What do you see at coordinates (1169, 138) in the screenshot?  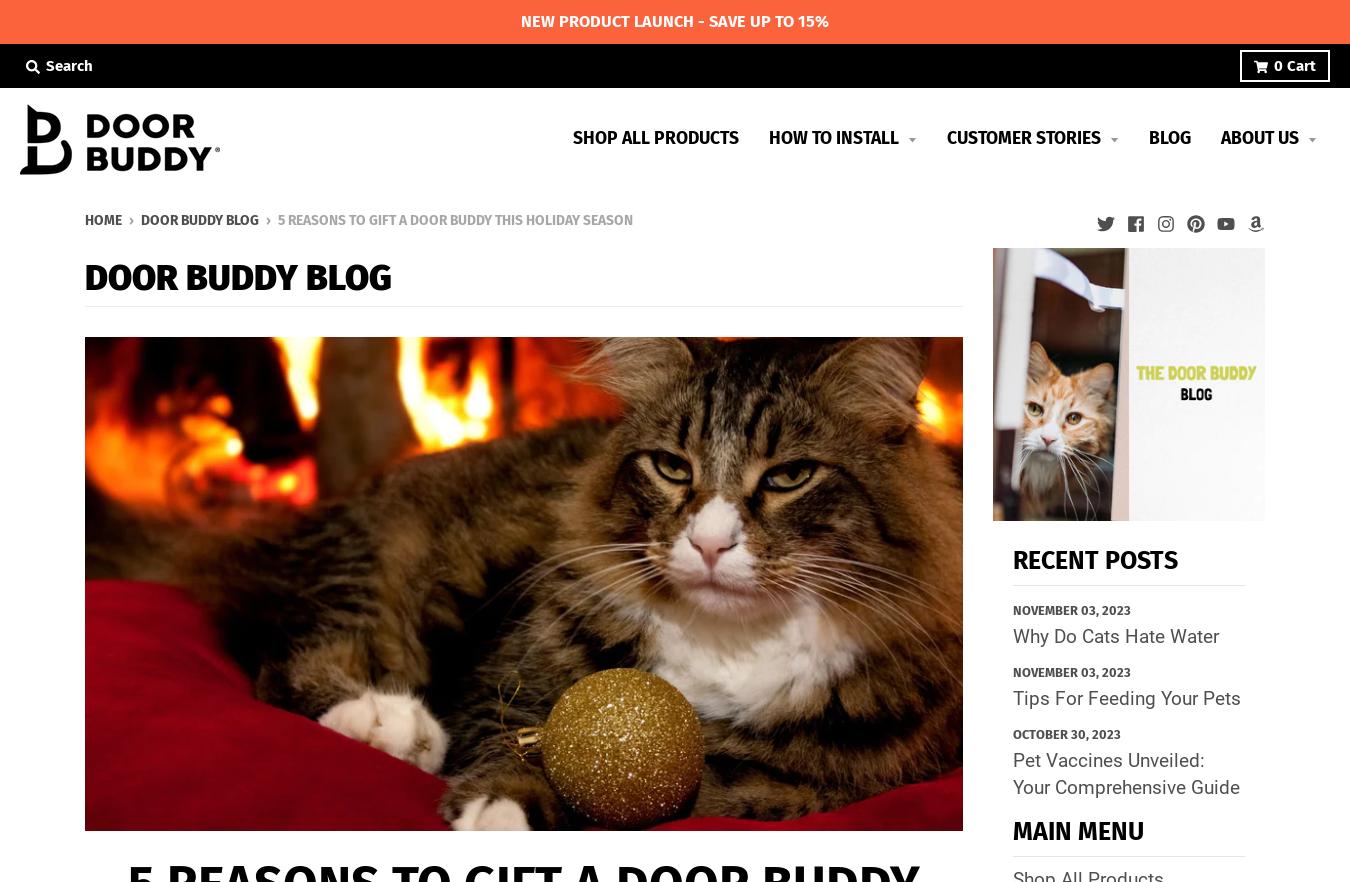 I see `'Blog'` at bounding box center [1169, 138].